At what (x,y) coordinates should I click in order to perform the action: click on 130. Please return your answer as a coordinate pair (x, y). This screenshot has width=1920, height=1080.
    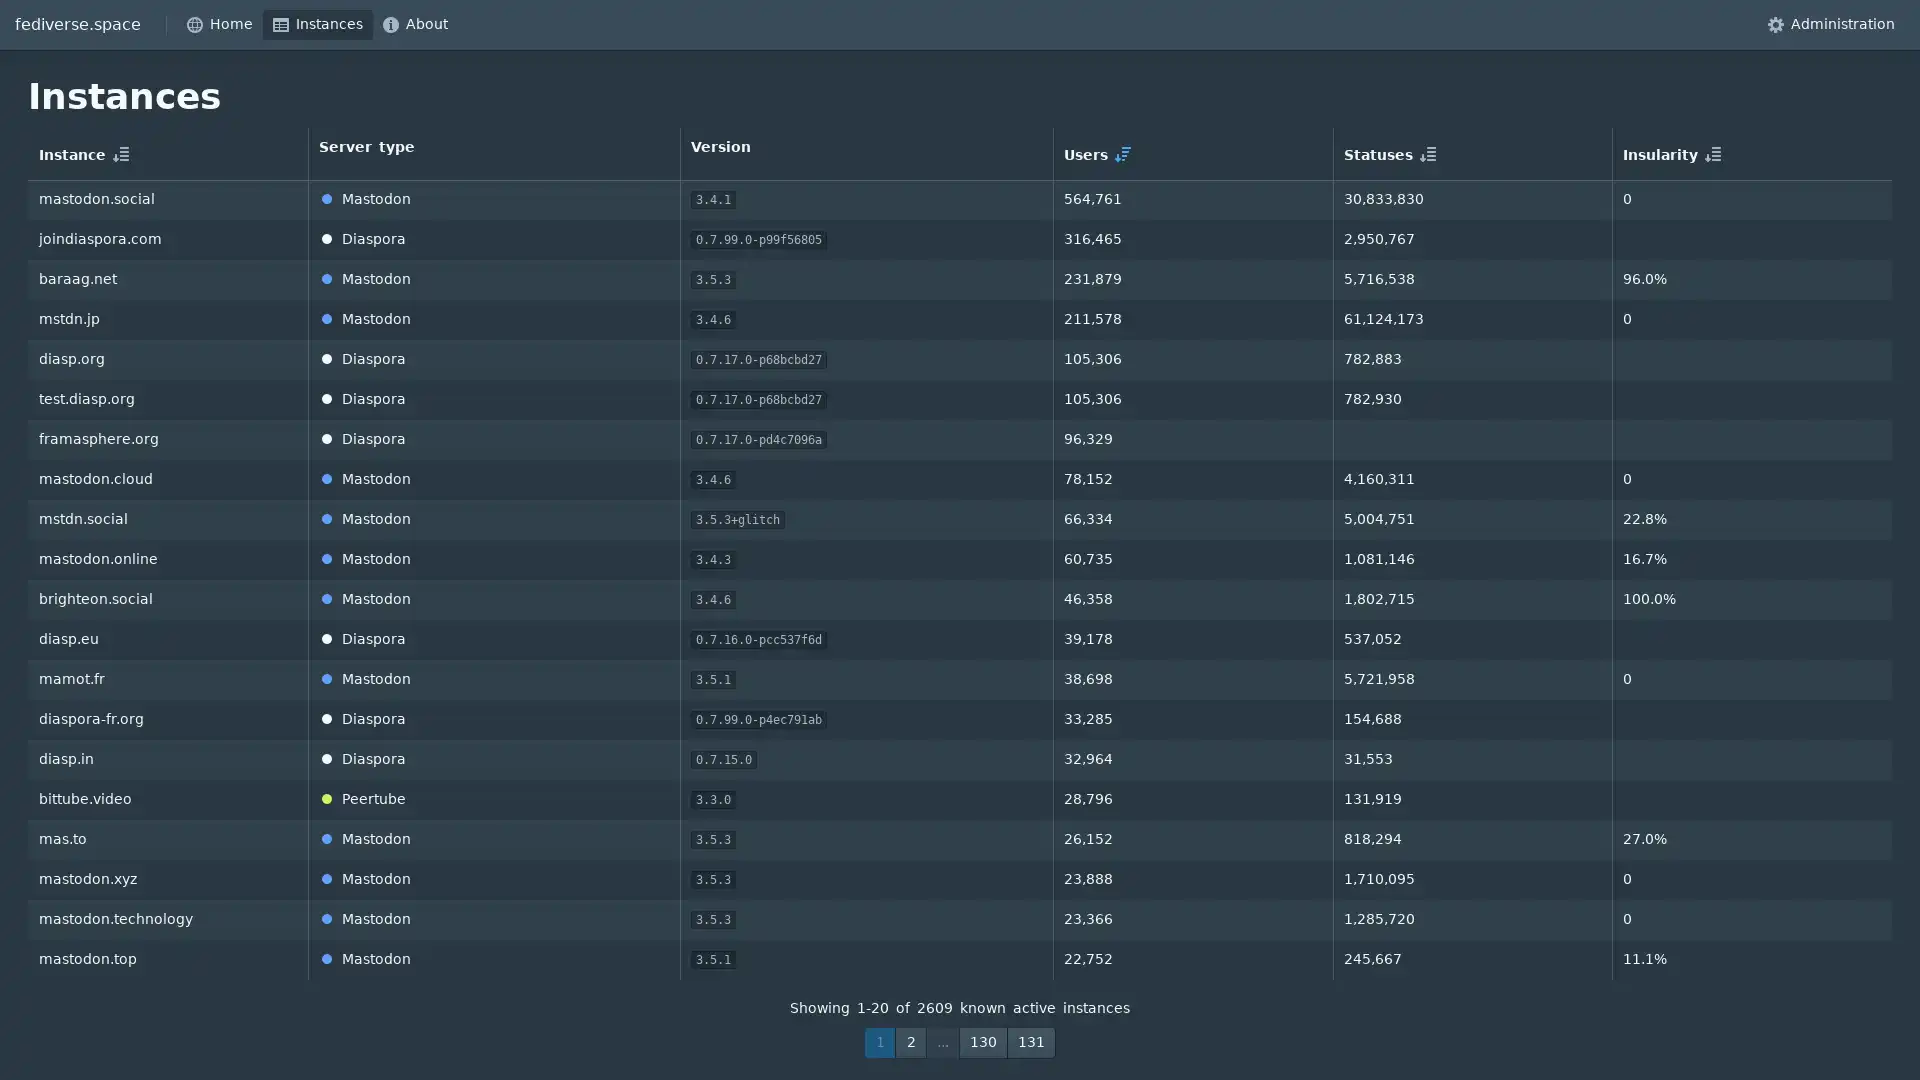
    Looking at the image, I should click on (983, 1041).